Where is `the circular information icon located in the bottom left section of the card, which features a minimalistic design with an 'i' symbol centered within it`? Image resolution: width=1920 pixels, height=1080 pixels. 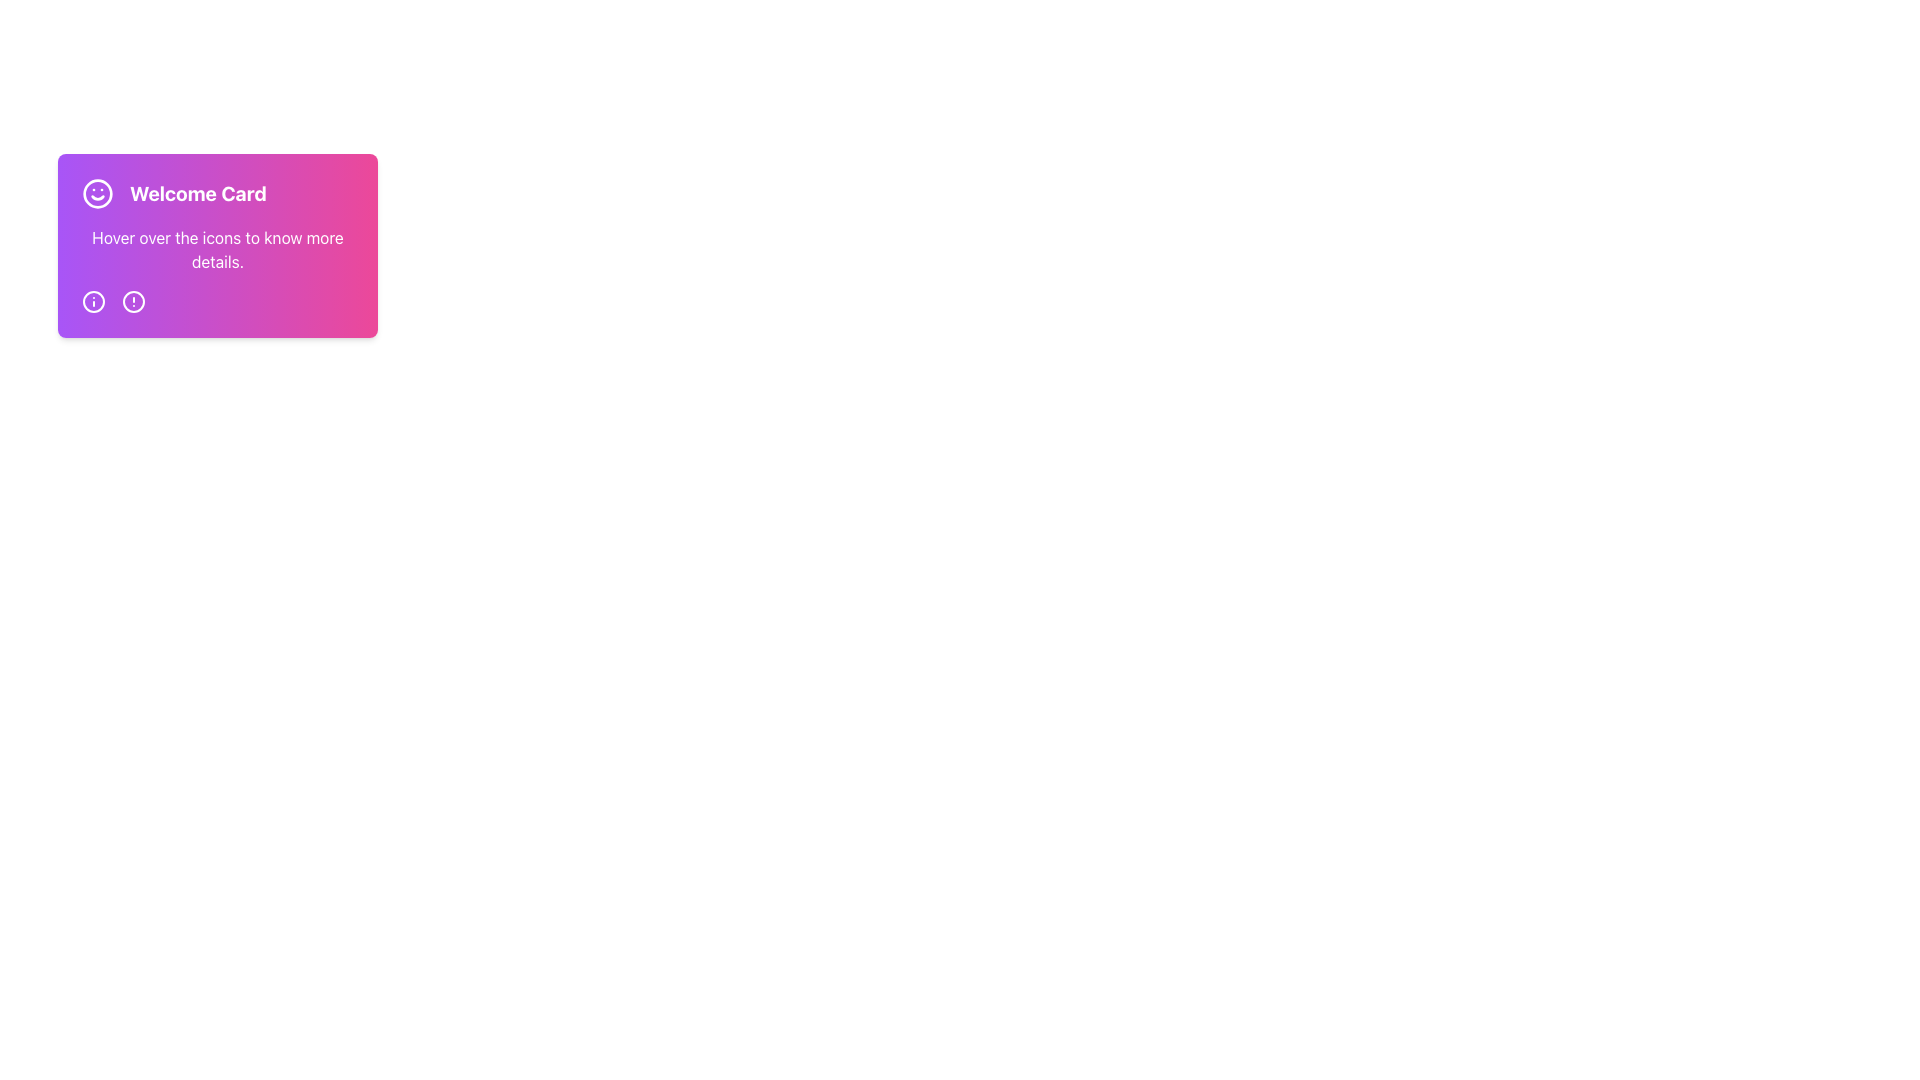 the circular information icon located in the bottom left section of the card, which features a minimalistic design with an 'i' symbol centered within it is located at coordinates (93, 301).